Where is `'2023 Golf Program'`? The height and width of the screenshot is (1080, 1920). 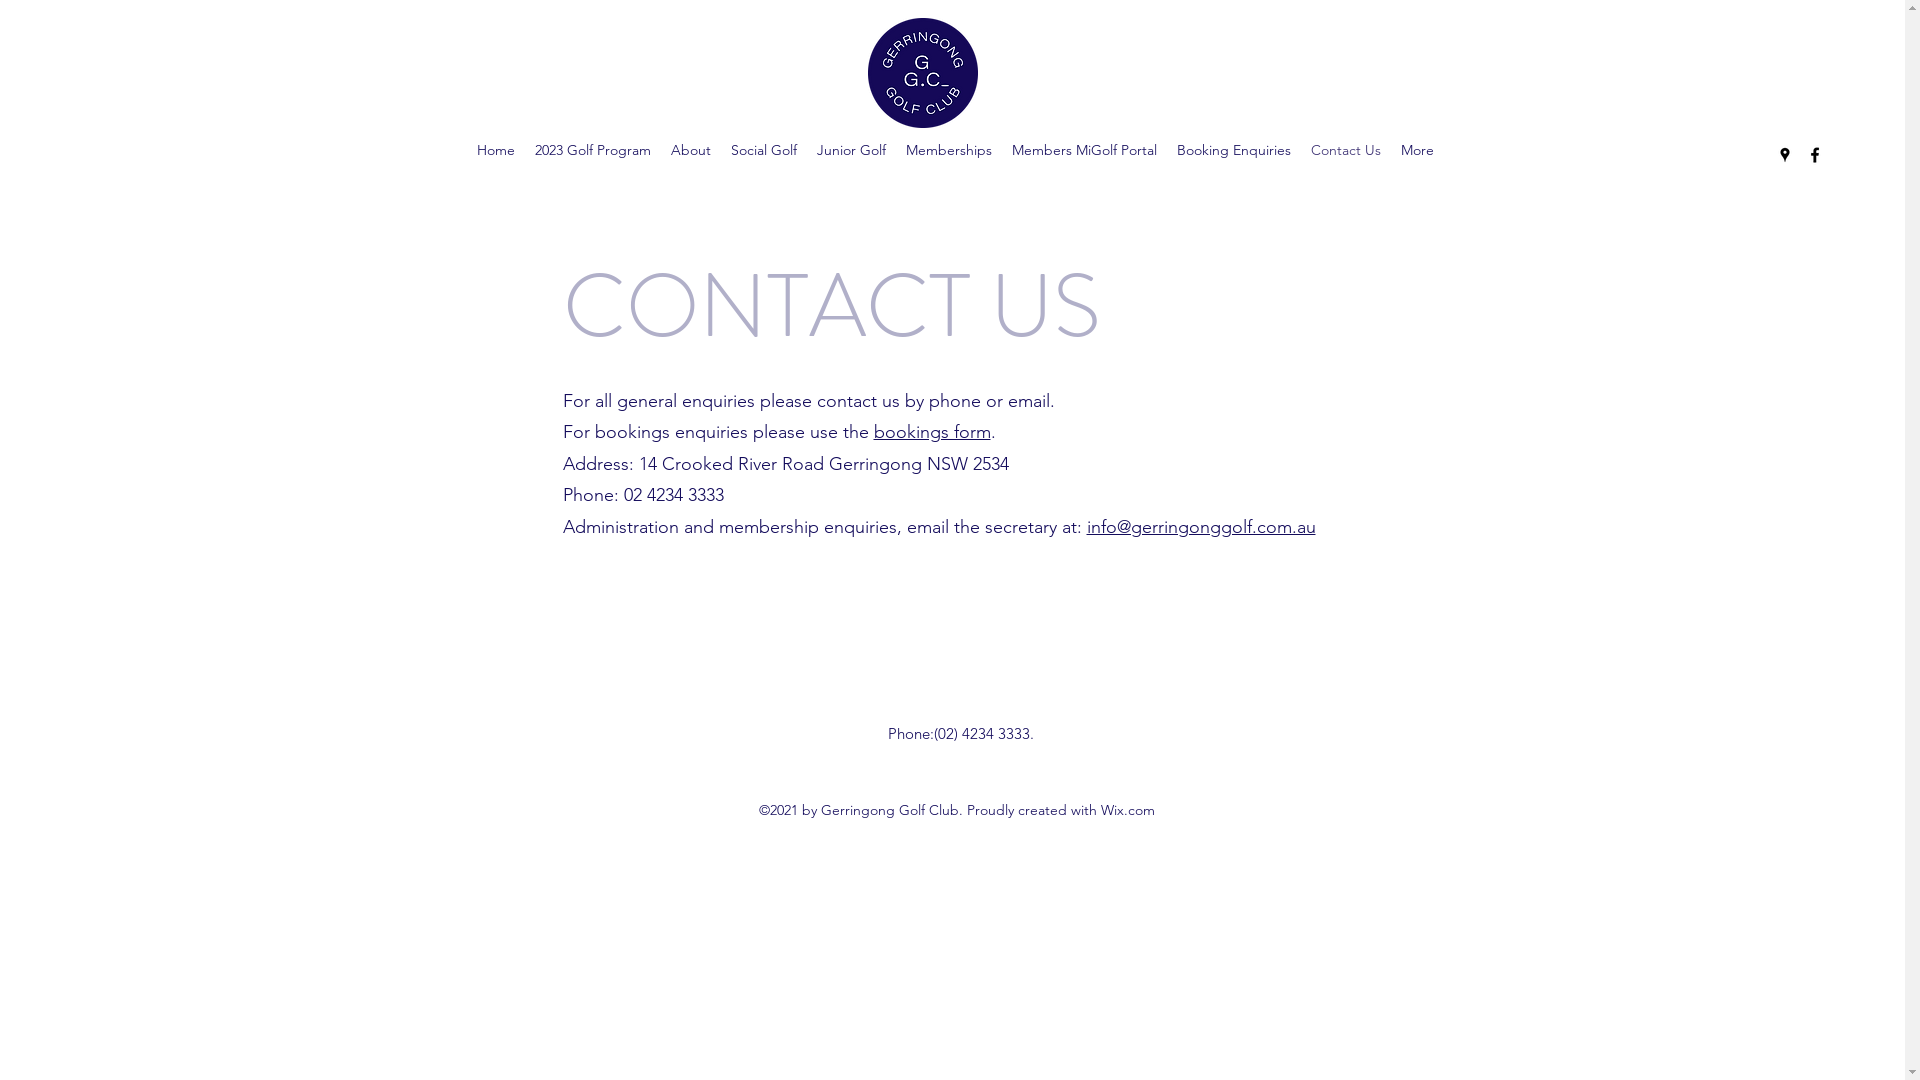 '2023 Golf Program' is located at coordinates (592, 149).